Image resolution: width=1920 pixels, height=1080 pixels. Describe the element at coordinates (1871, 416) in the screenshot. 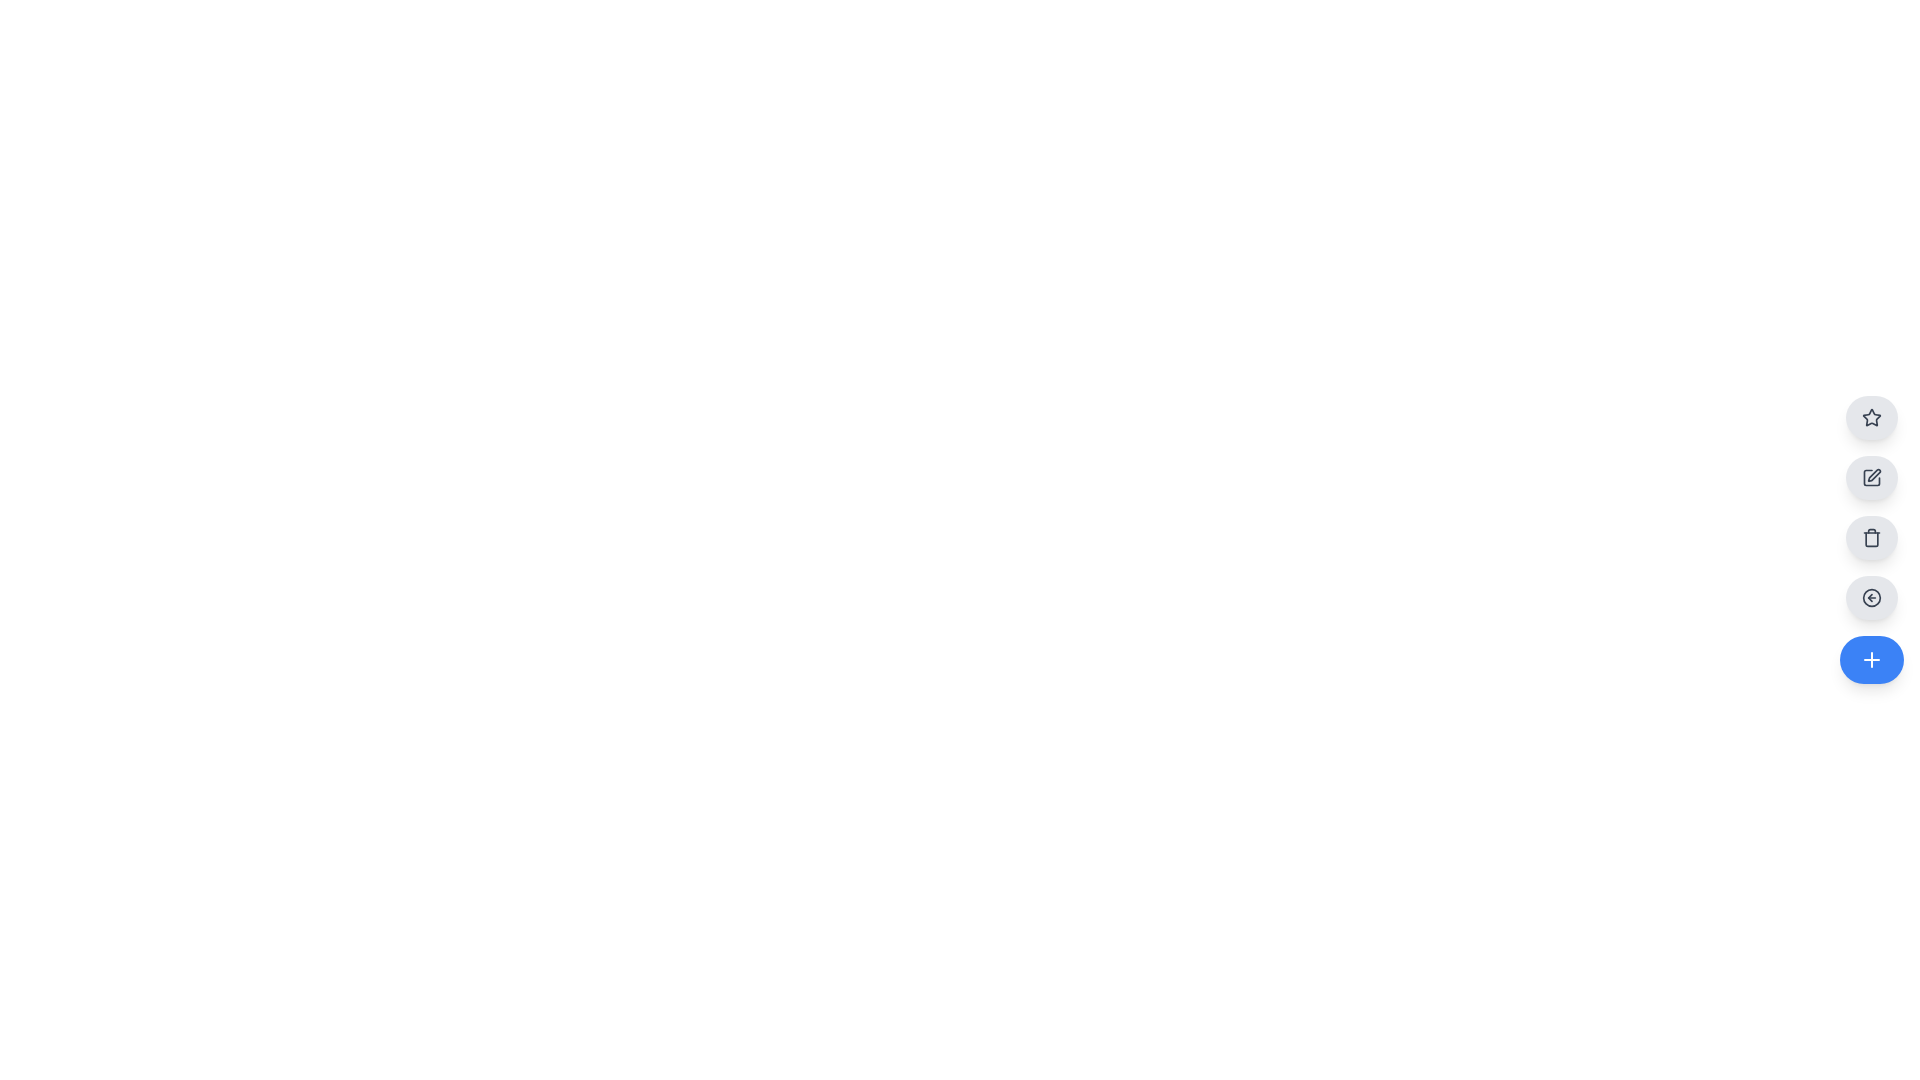

I see `the star-shaped icon within the circular button located near the top-right corner of the interface to mark an item as favorite` at that location.